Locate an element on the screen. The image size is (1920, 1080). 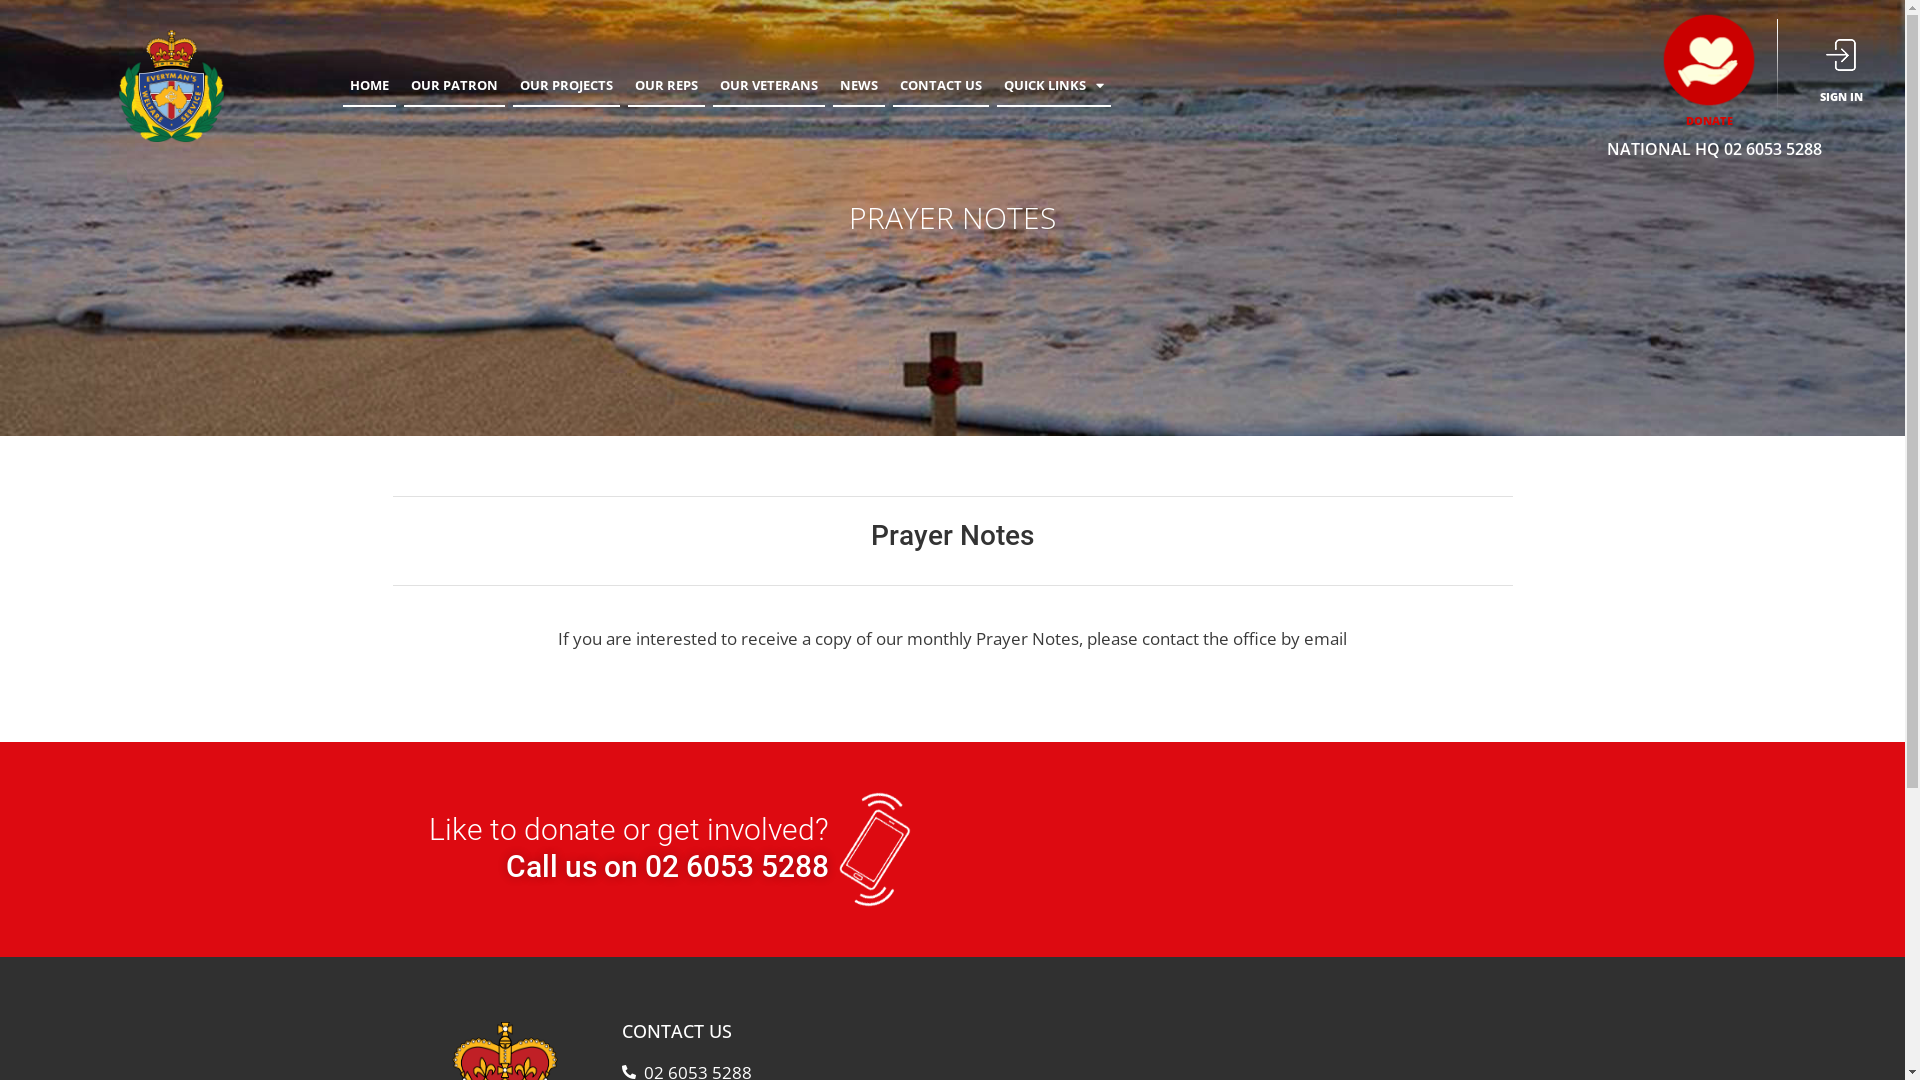
'OUR VETERANS' is located at coordinates (767, 84).